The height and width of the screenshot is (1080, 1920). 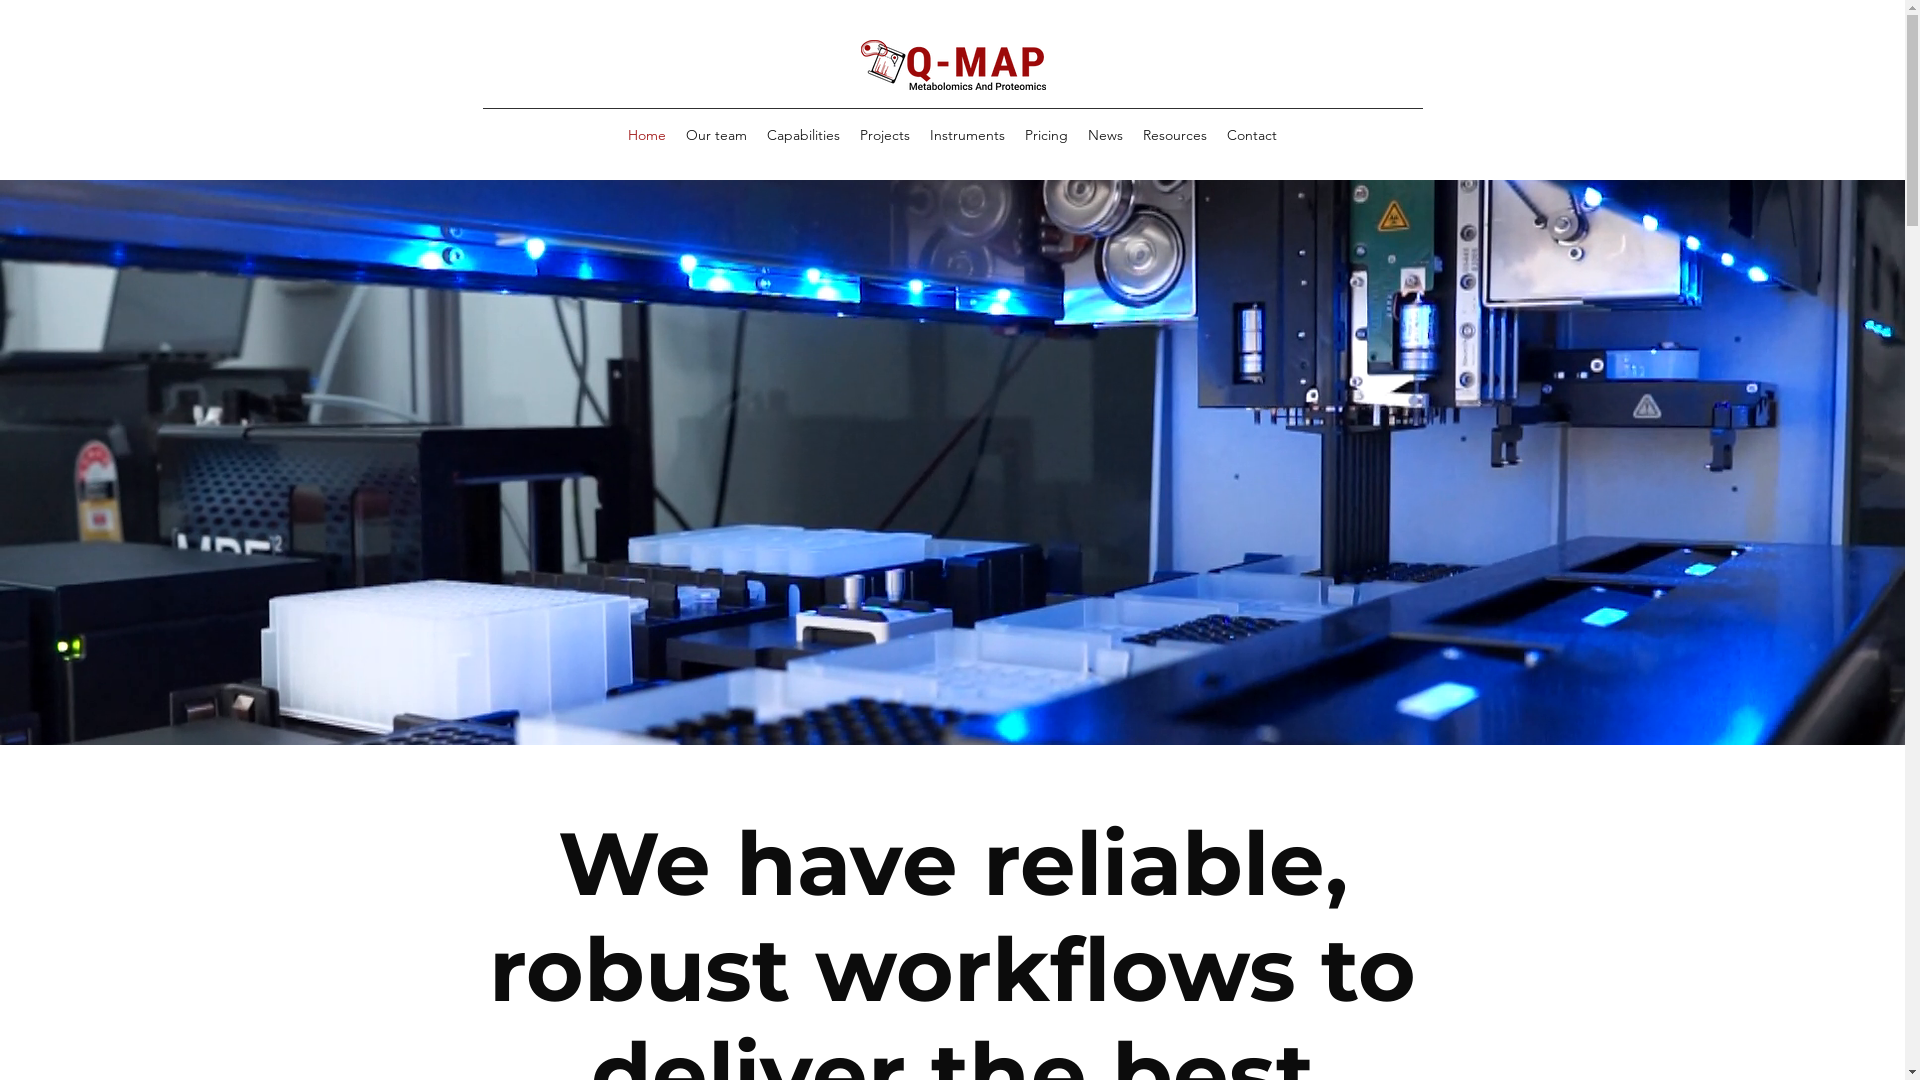 What do you see at coordinates (716, 135) in the screenshot?
I see `'Our team'` at bounding box center [716, 135].